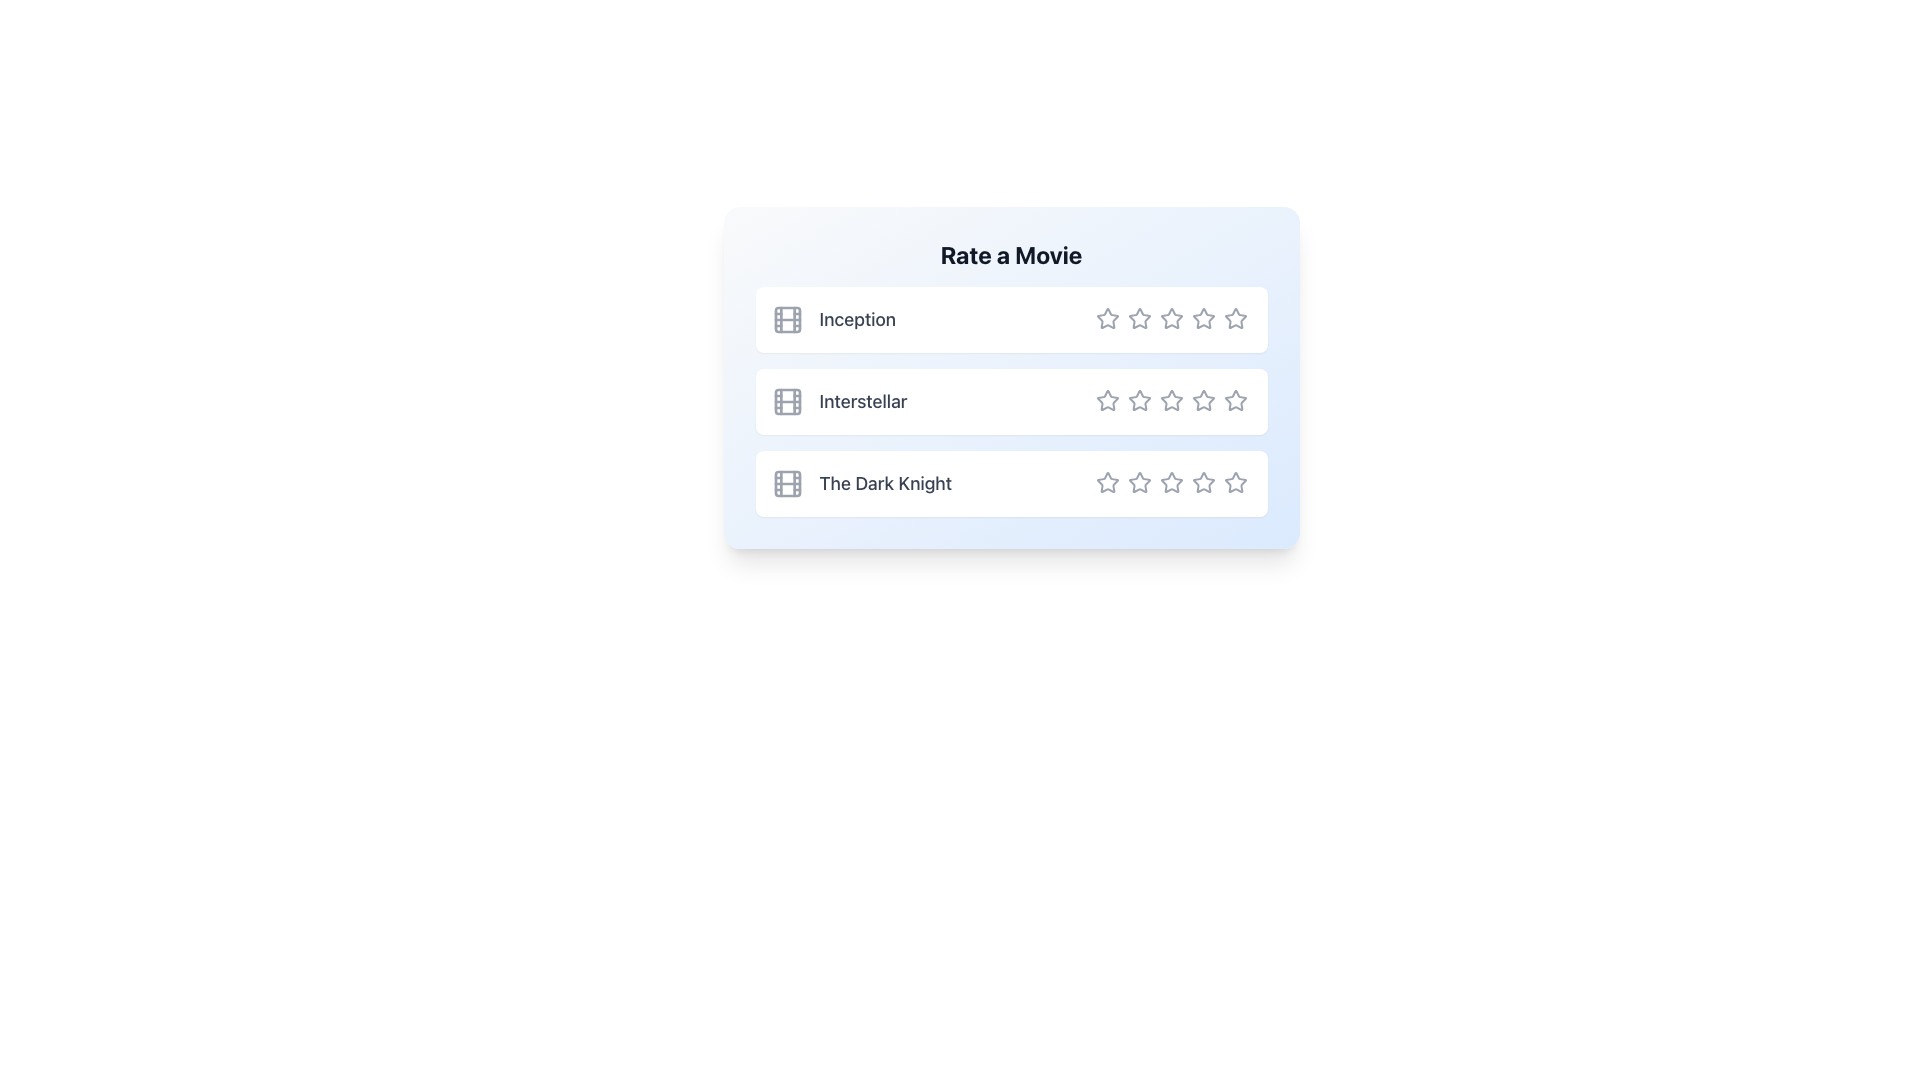 The width and height of the screenshot is (1920, 1080). What do you see at coordinates (1138, 482) in the screenshot?
I see `the first star in the rating row to assign a one star rating to the movie 'The Dark Knight'` at bounding box center [1138, 482].